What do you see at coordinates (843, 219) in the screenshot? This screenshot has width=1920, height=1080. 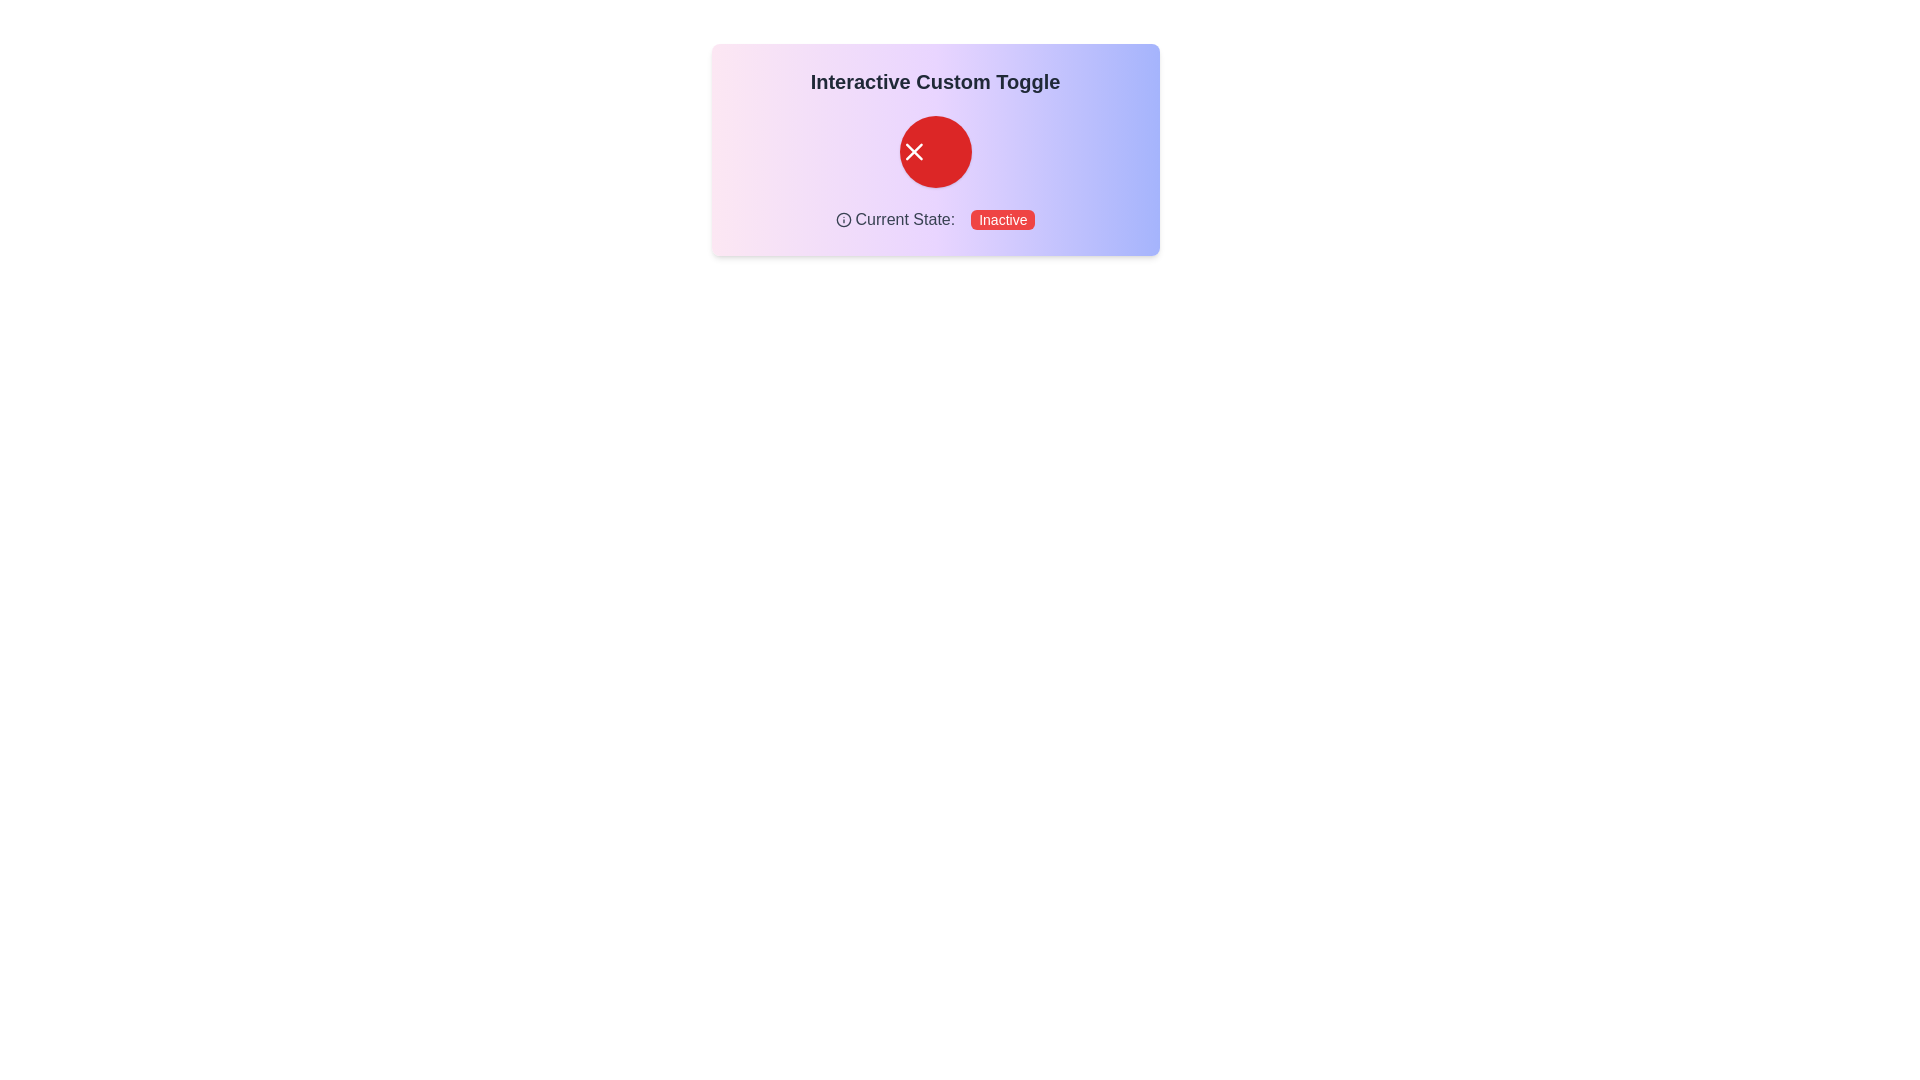 I see `the circular 'info' icon element within the SVG, which has a stroke and no fill, representing information or help` at bounding box center [843, 219].